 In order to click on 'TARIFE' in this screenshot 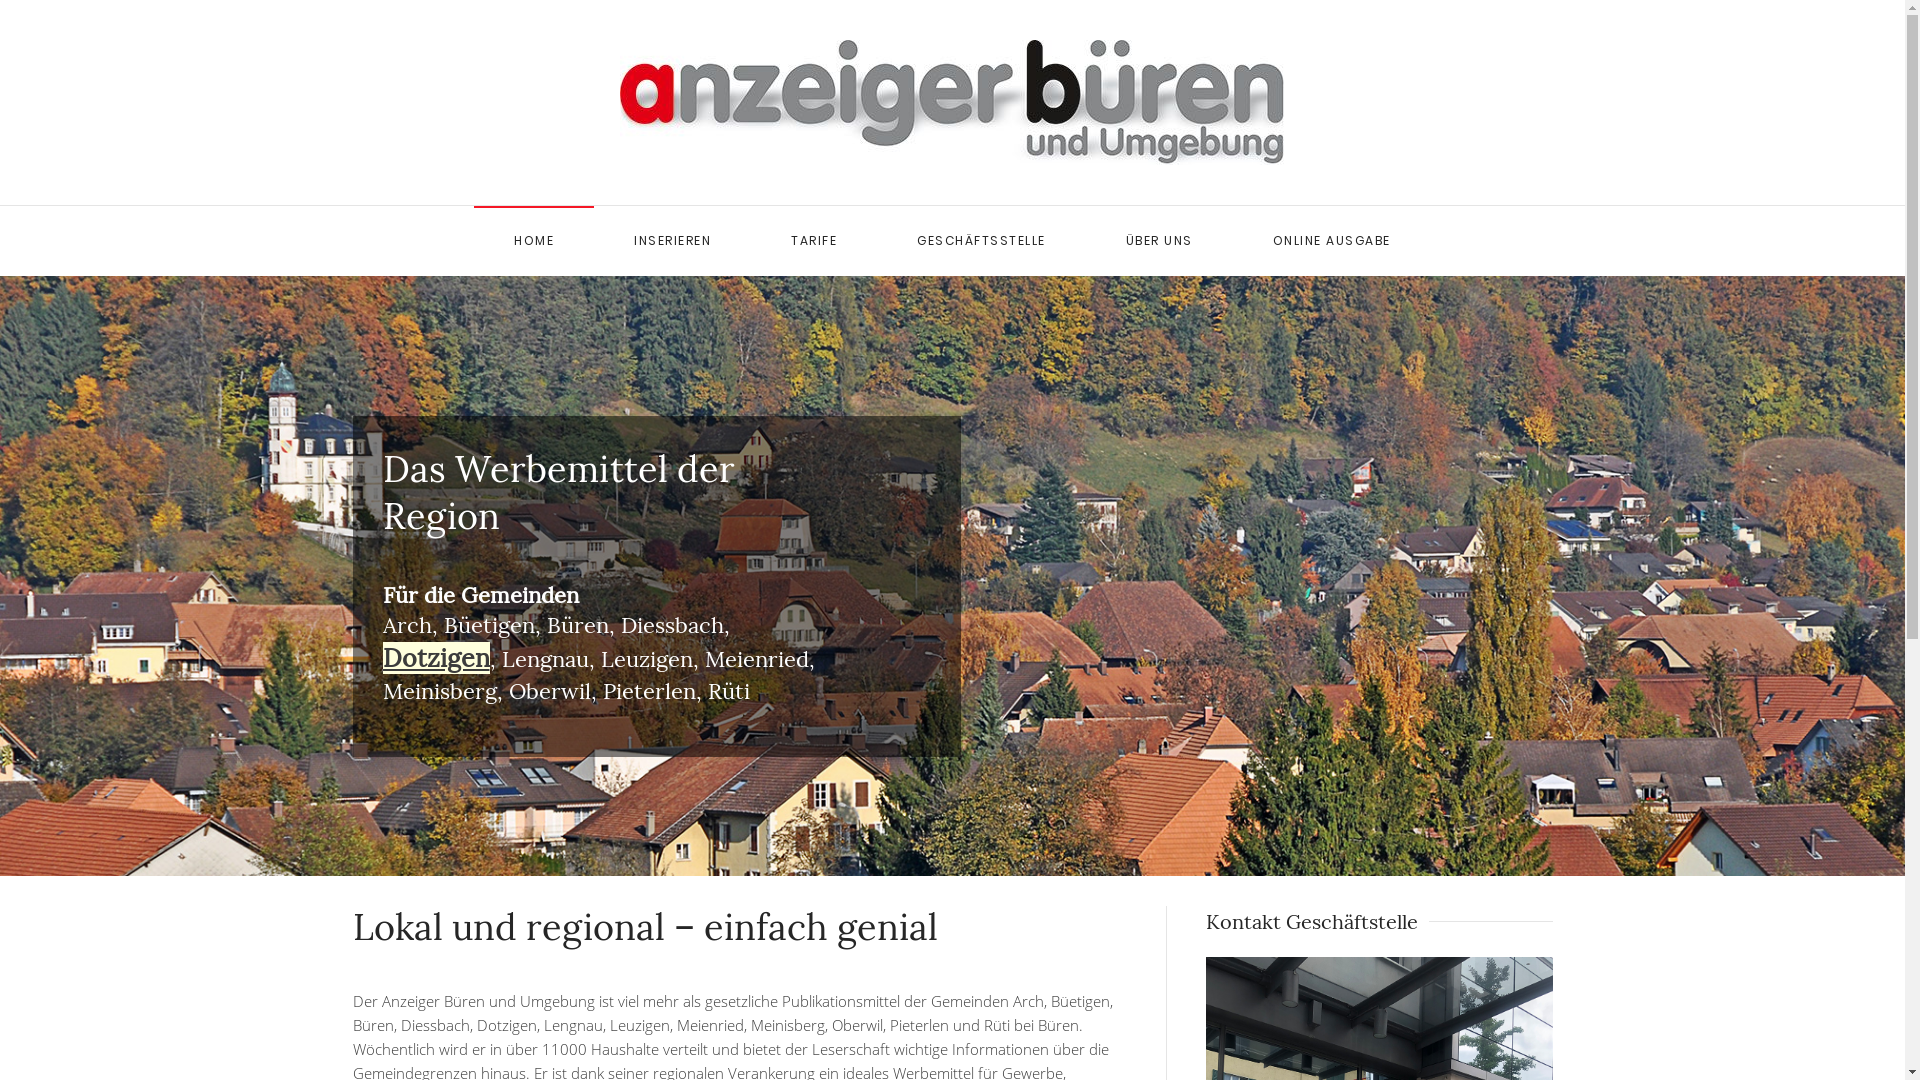, I will do `click(814, 239)`.